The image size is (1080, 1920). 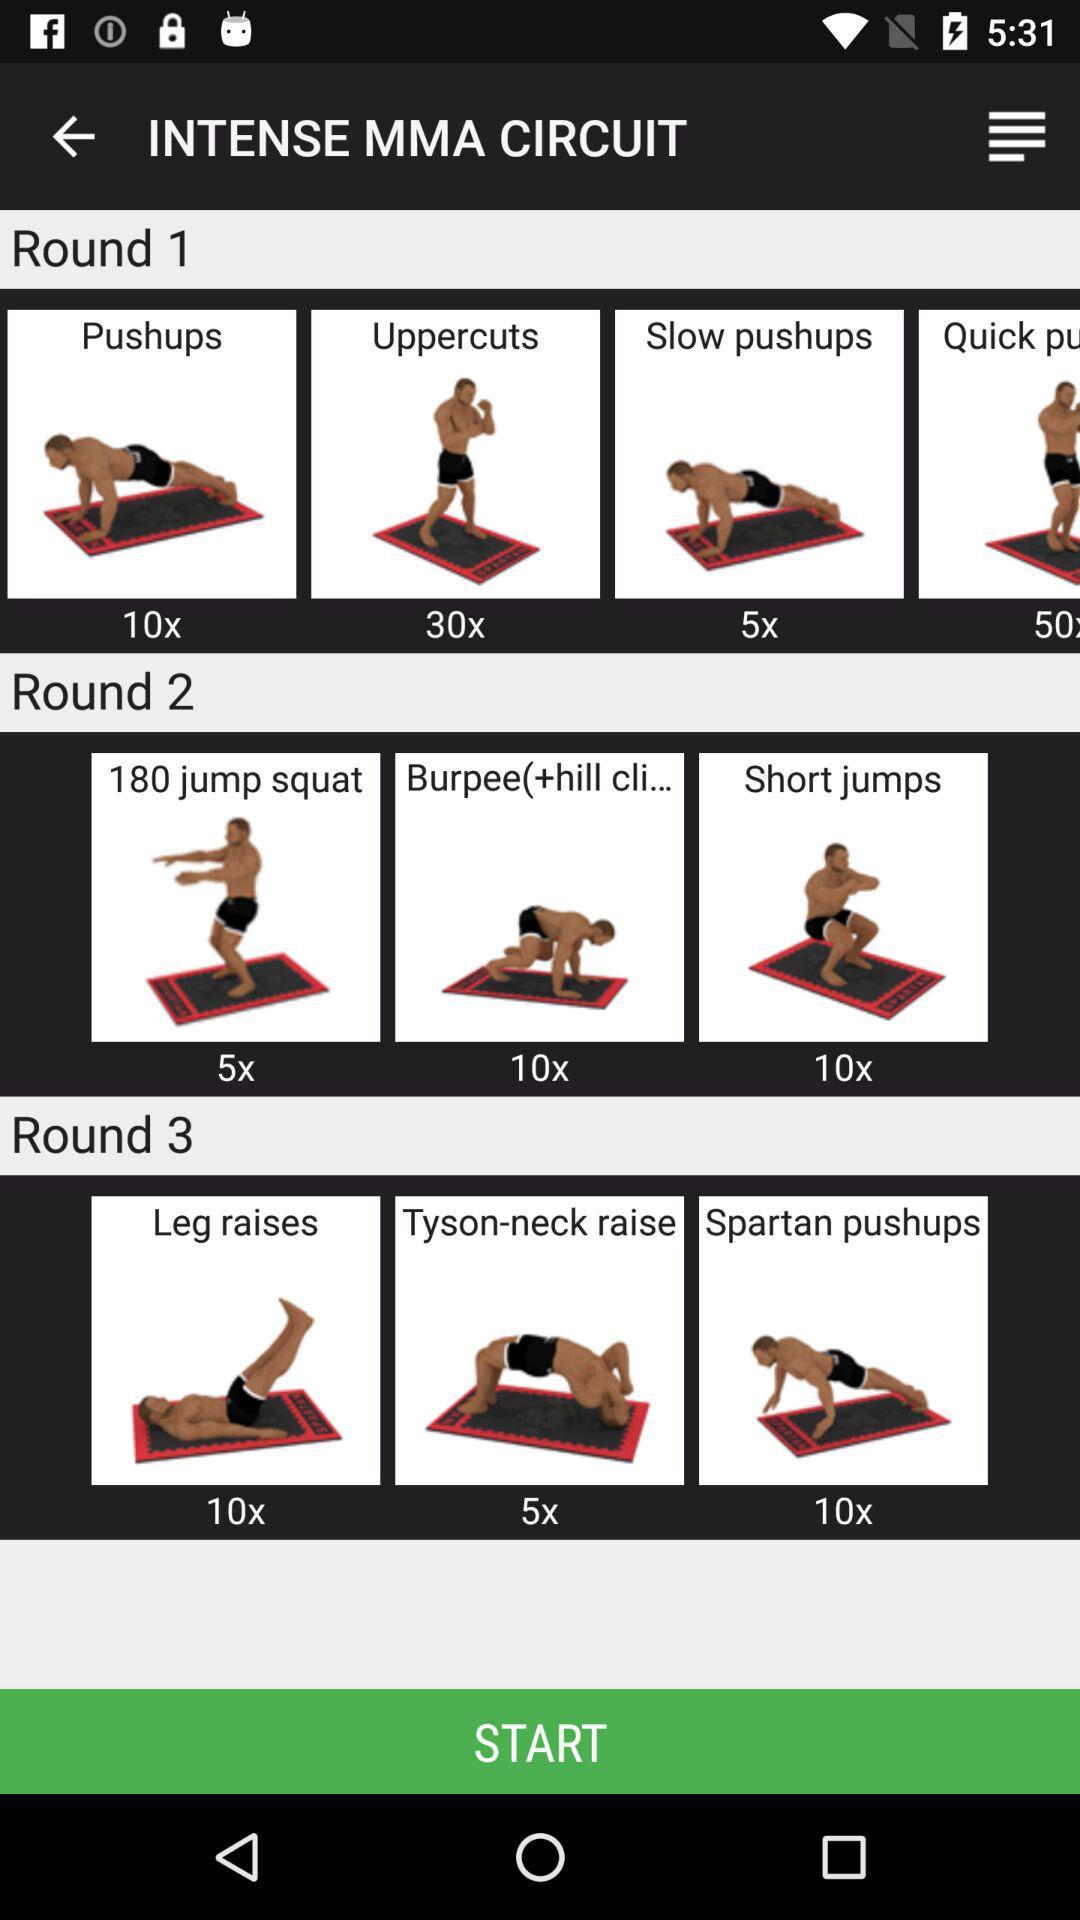 What do you see at coordinates (843, 920) in the screenshot?
I see `the round 2 option` at bounding box center [843, 920].